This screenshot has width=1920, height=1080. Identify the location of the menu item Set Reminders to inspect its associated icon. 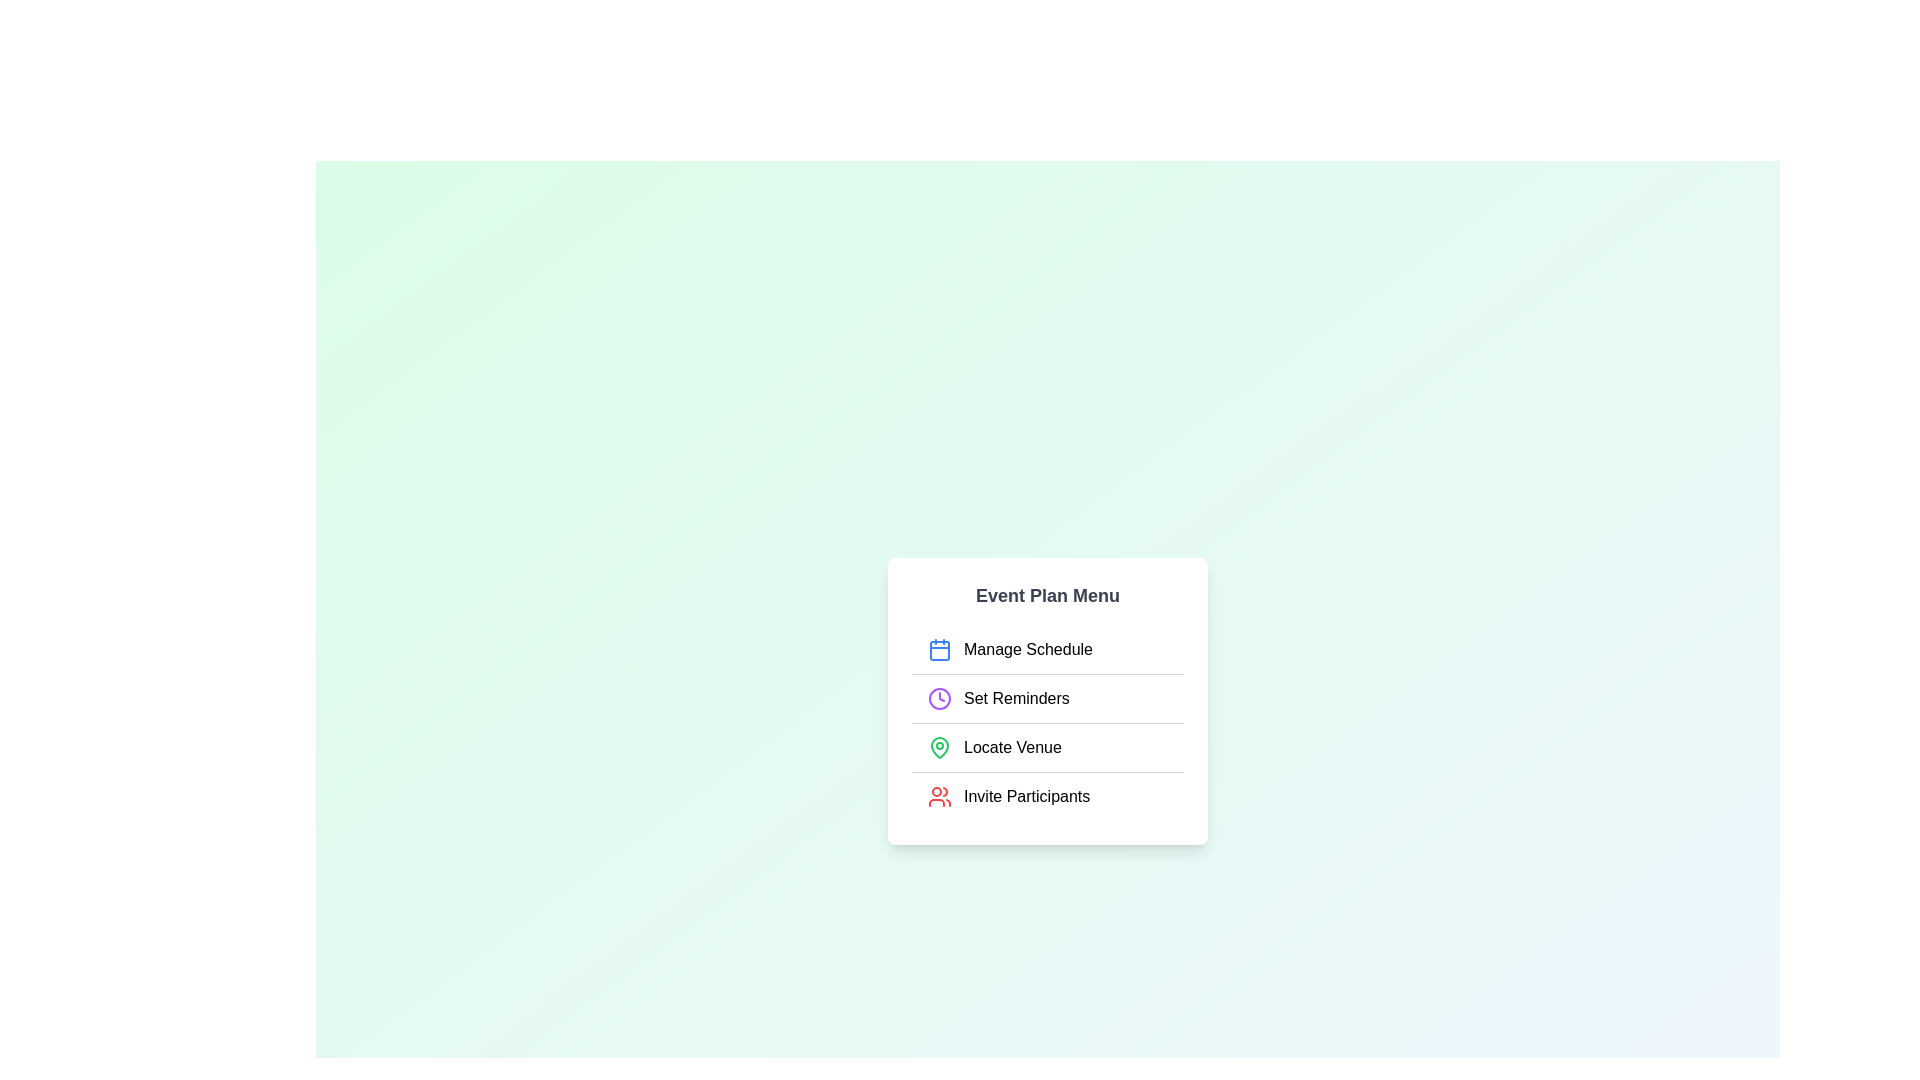
(939, 697).